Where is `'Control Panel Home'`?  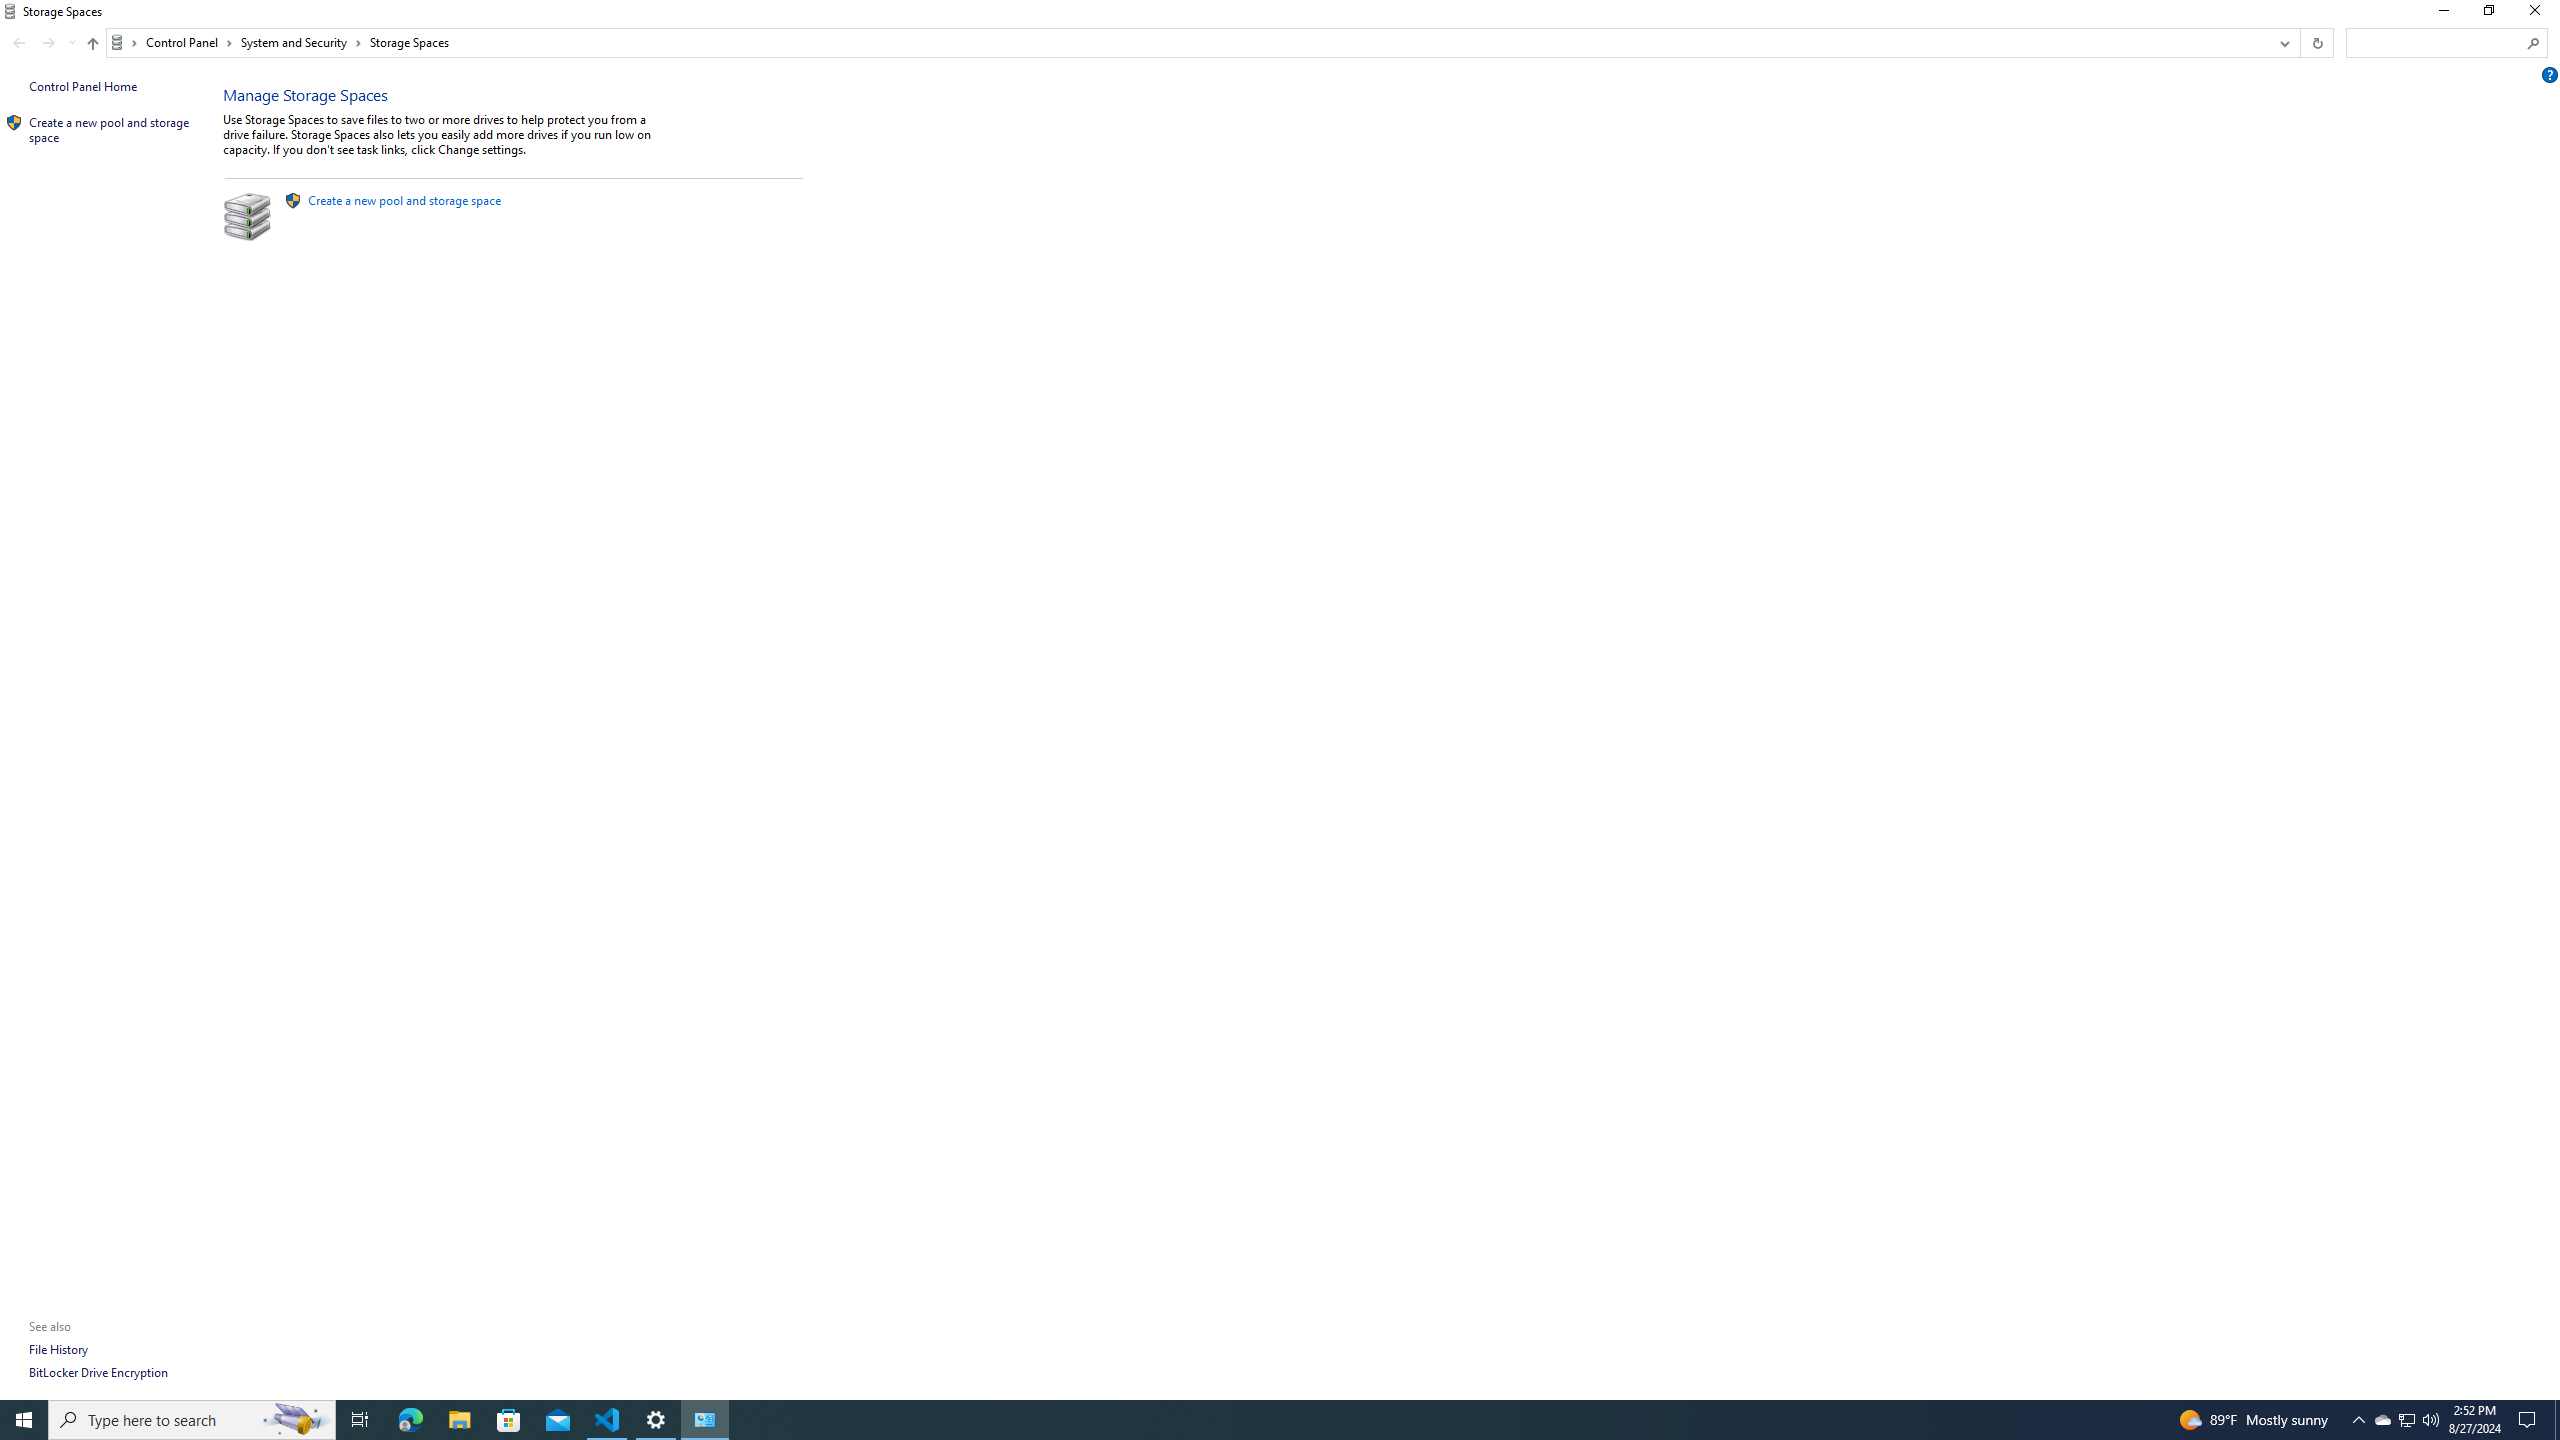
'Control Panel Home' is located at coordinates (82, 85).